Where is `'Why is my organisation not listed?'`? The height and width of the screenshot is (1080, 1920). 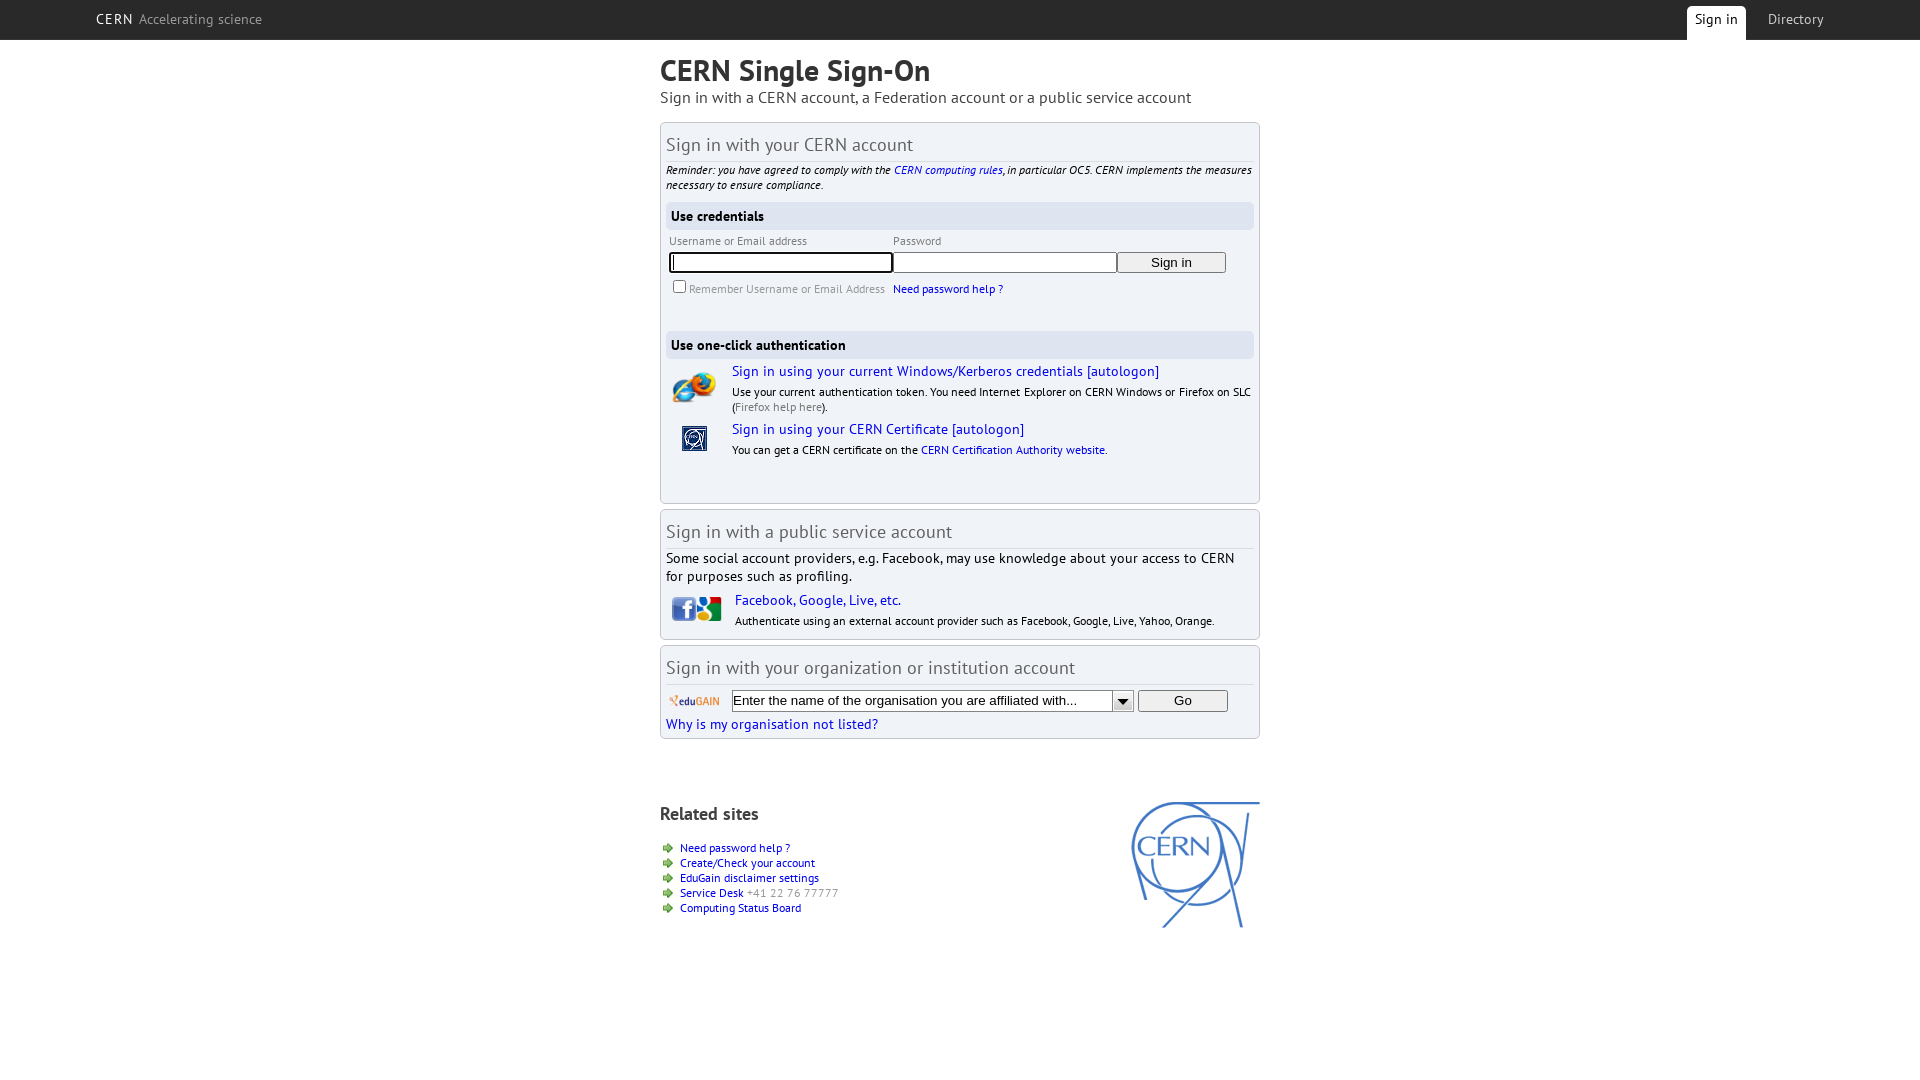 'Why is my organisation not listed?' is located at coordinates (666, 724).